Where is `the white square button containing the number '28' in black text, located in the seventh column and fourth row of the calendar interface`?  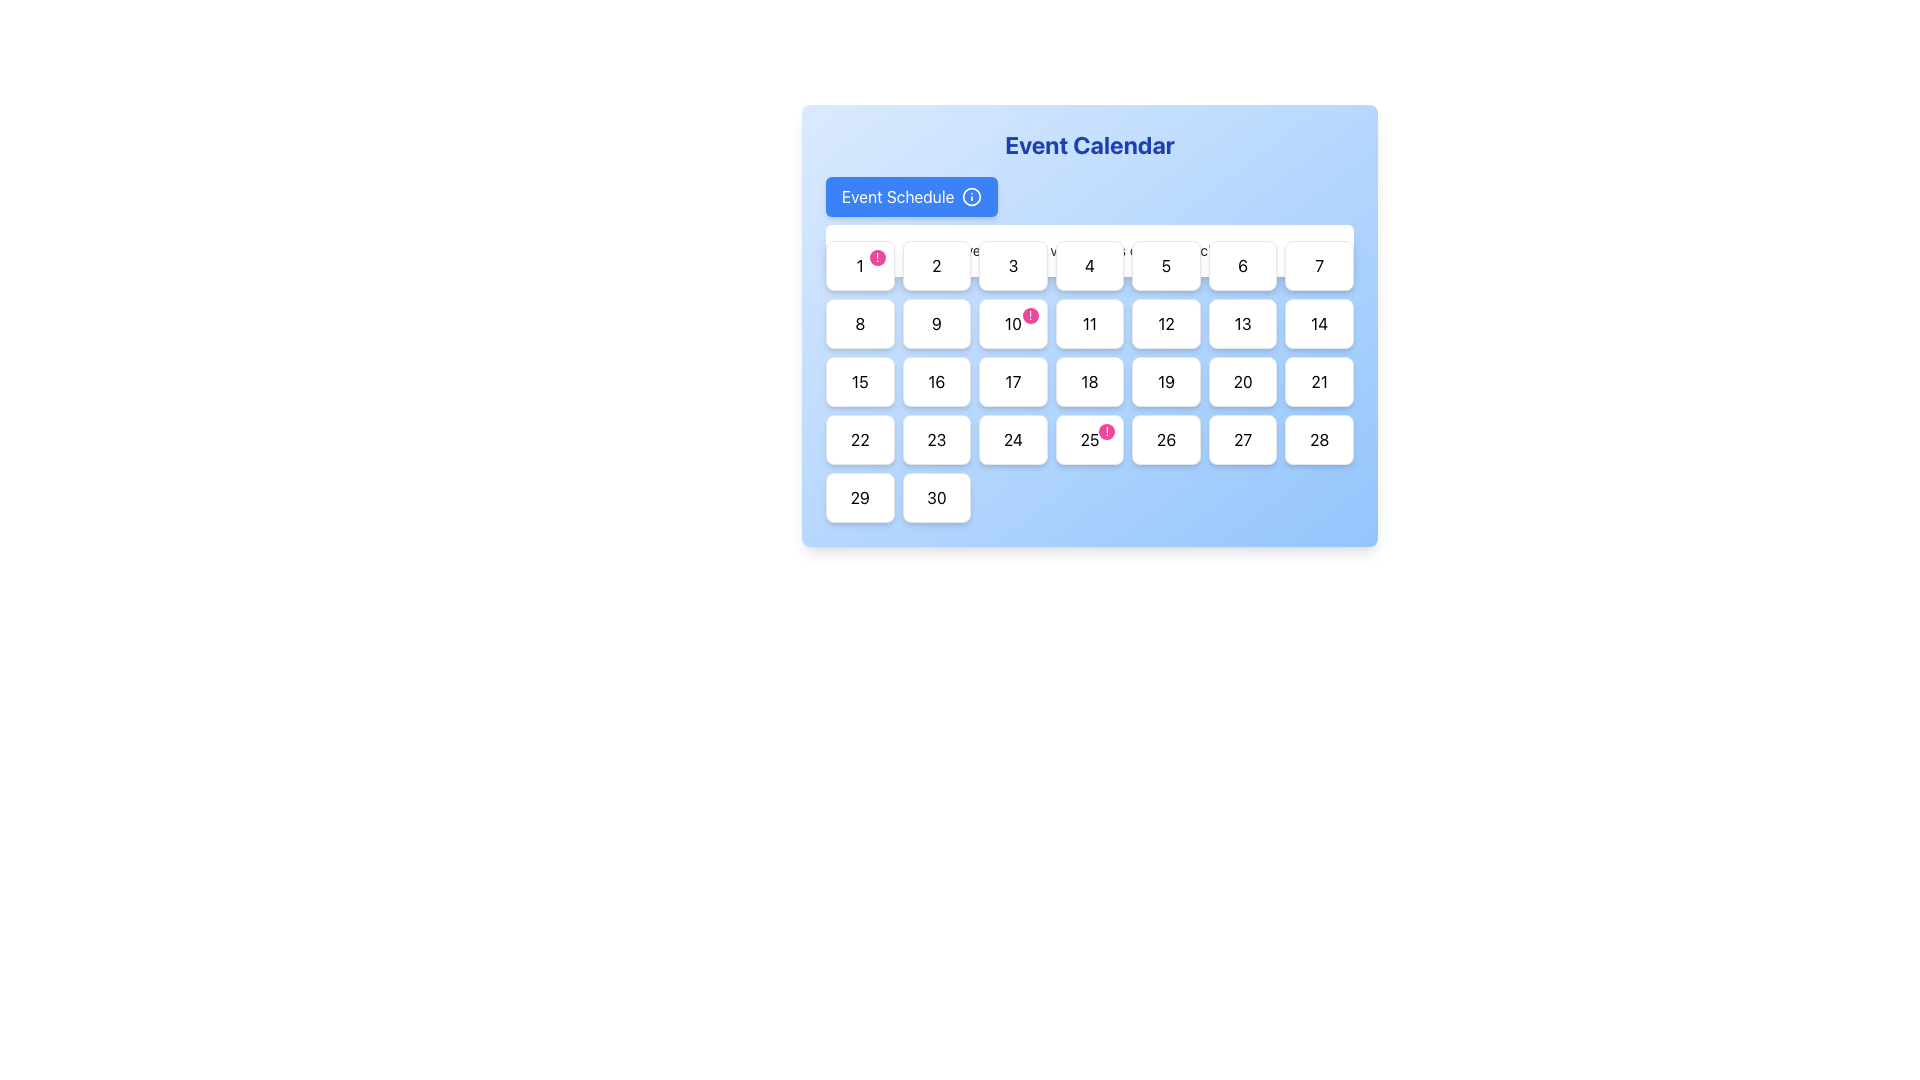 the white square button containing the number '28' in black text, located in the seventh column and fourth row of the calendar interface is located at coordinates (1319, 438).